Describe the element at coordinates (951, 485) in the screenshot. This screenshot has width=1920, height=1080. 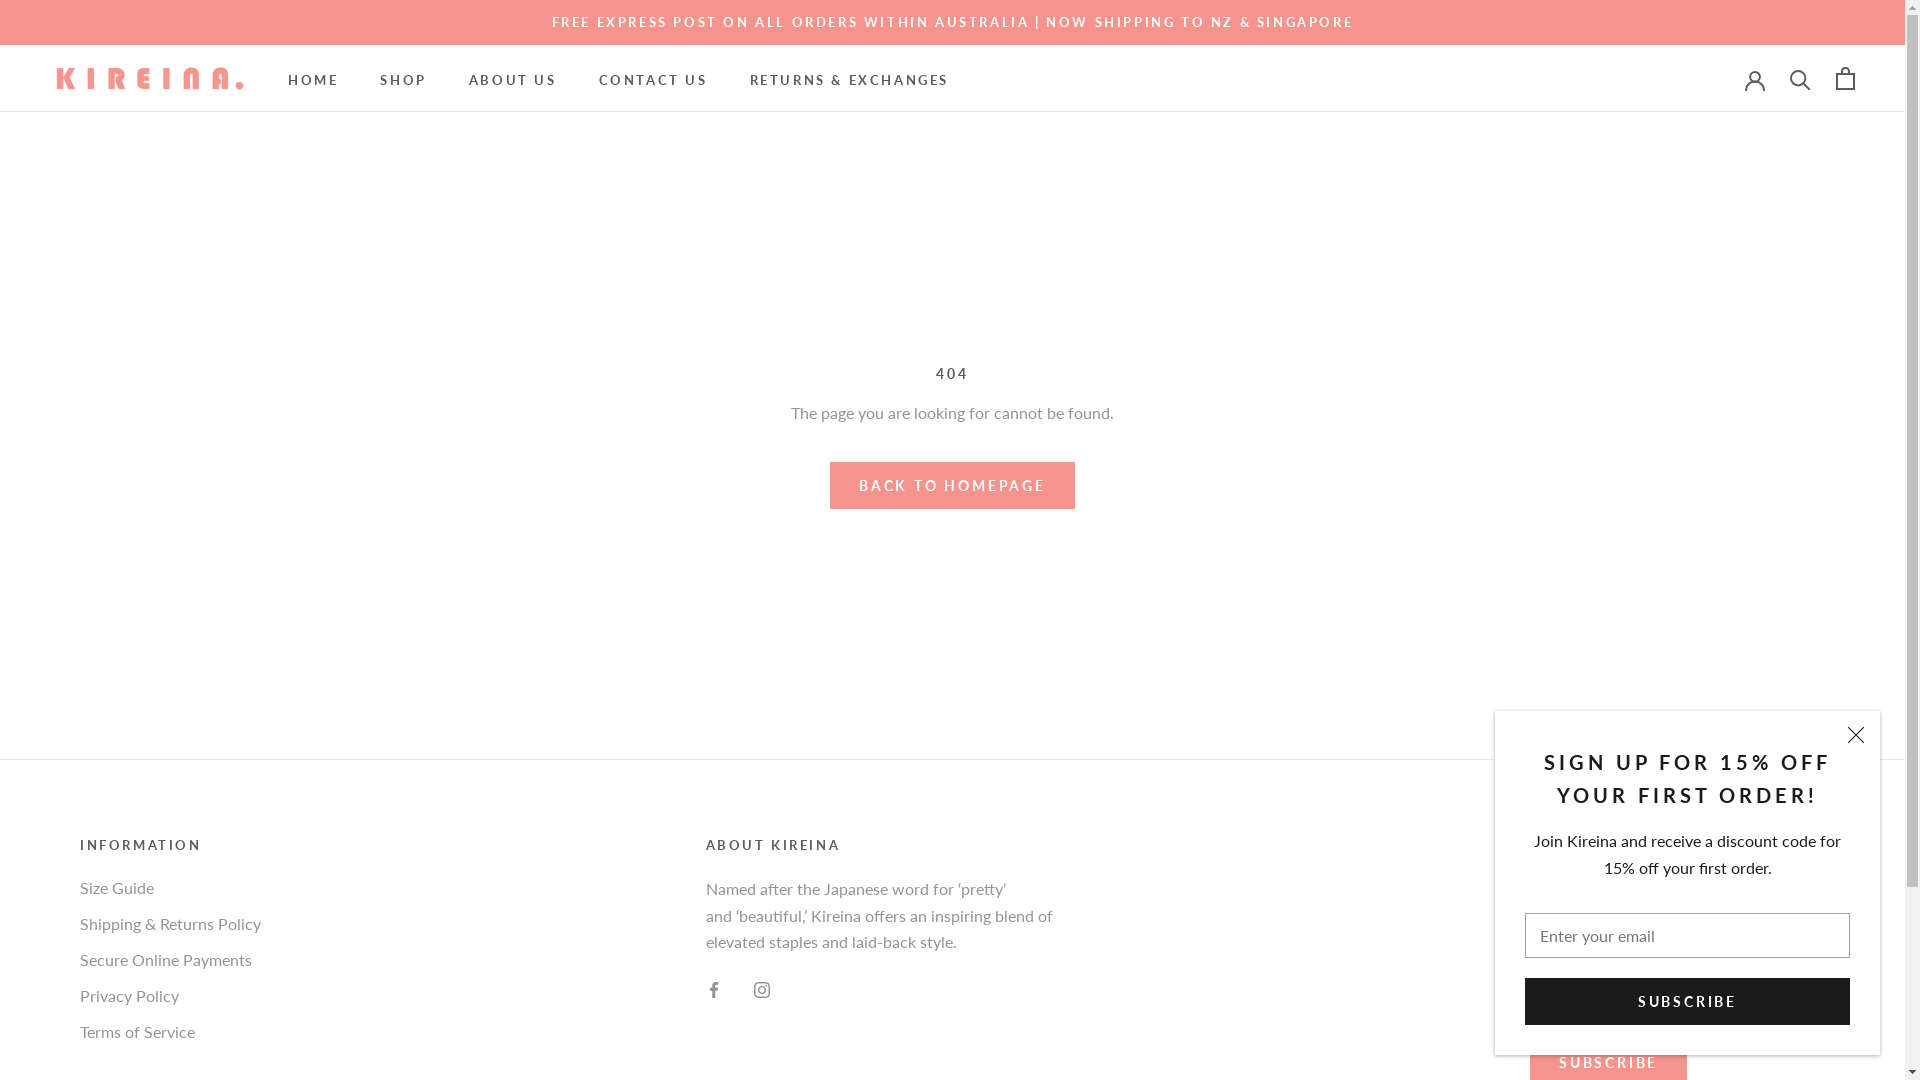
I see `'BACK TO HOMEPAGE'` at that location.